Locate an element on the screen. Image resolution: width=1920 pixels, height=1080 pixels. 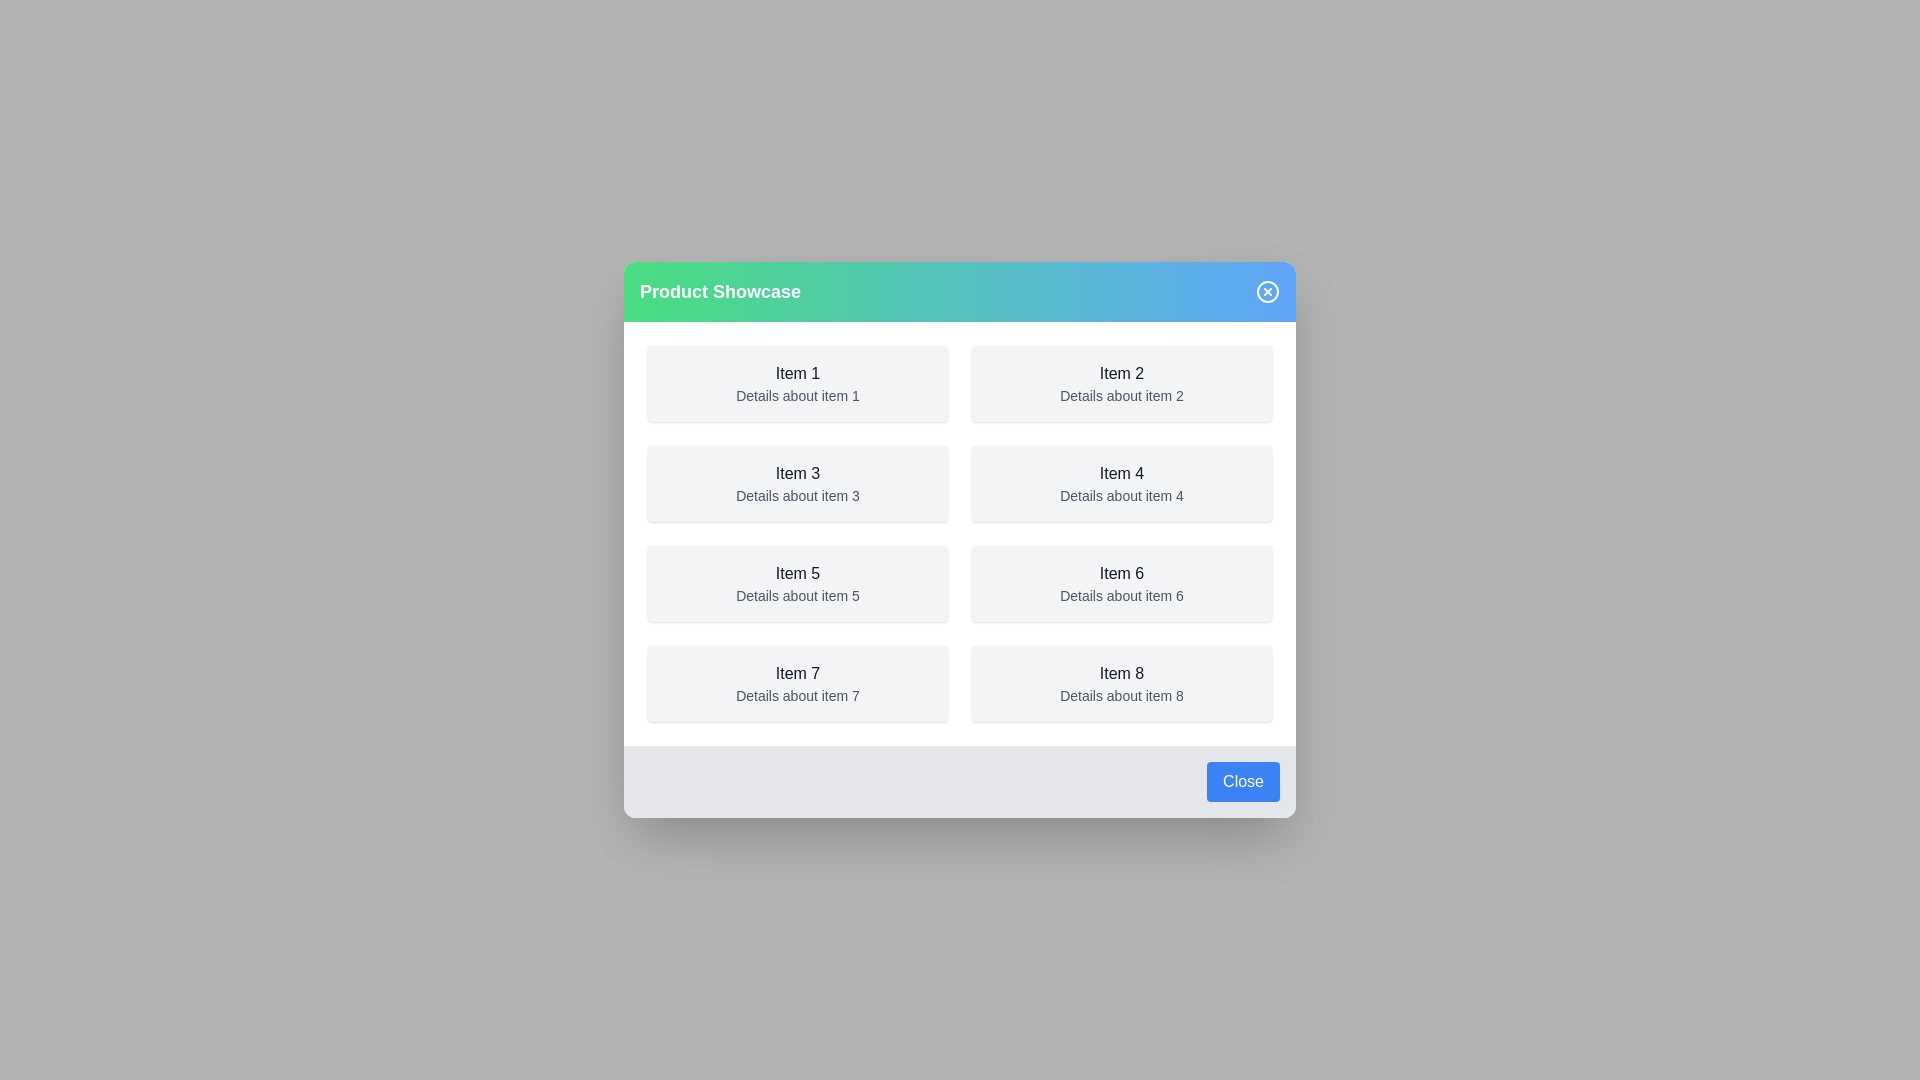
the 'Close' button at the bottom of the dialog is located at coordinates (1242, 781).